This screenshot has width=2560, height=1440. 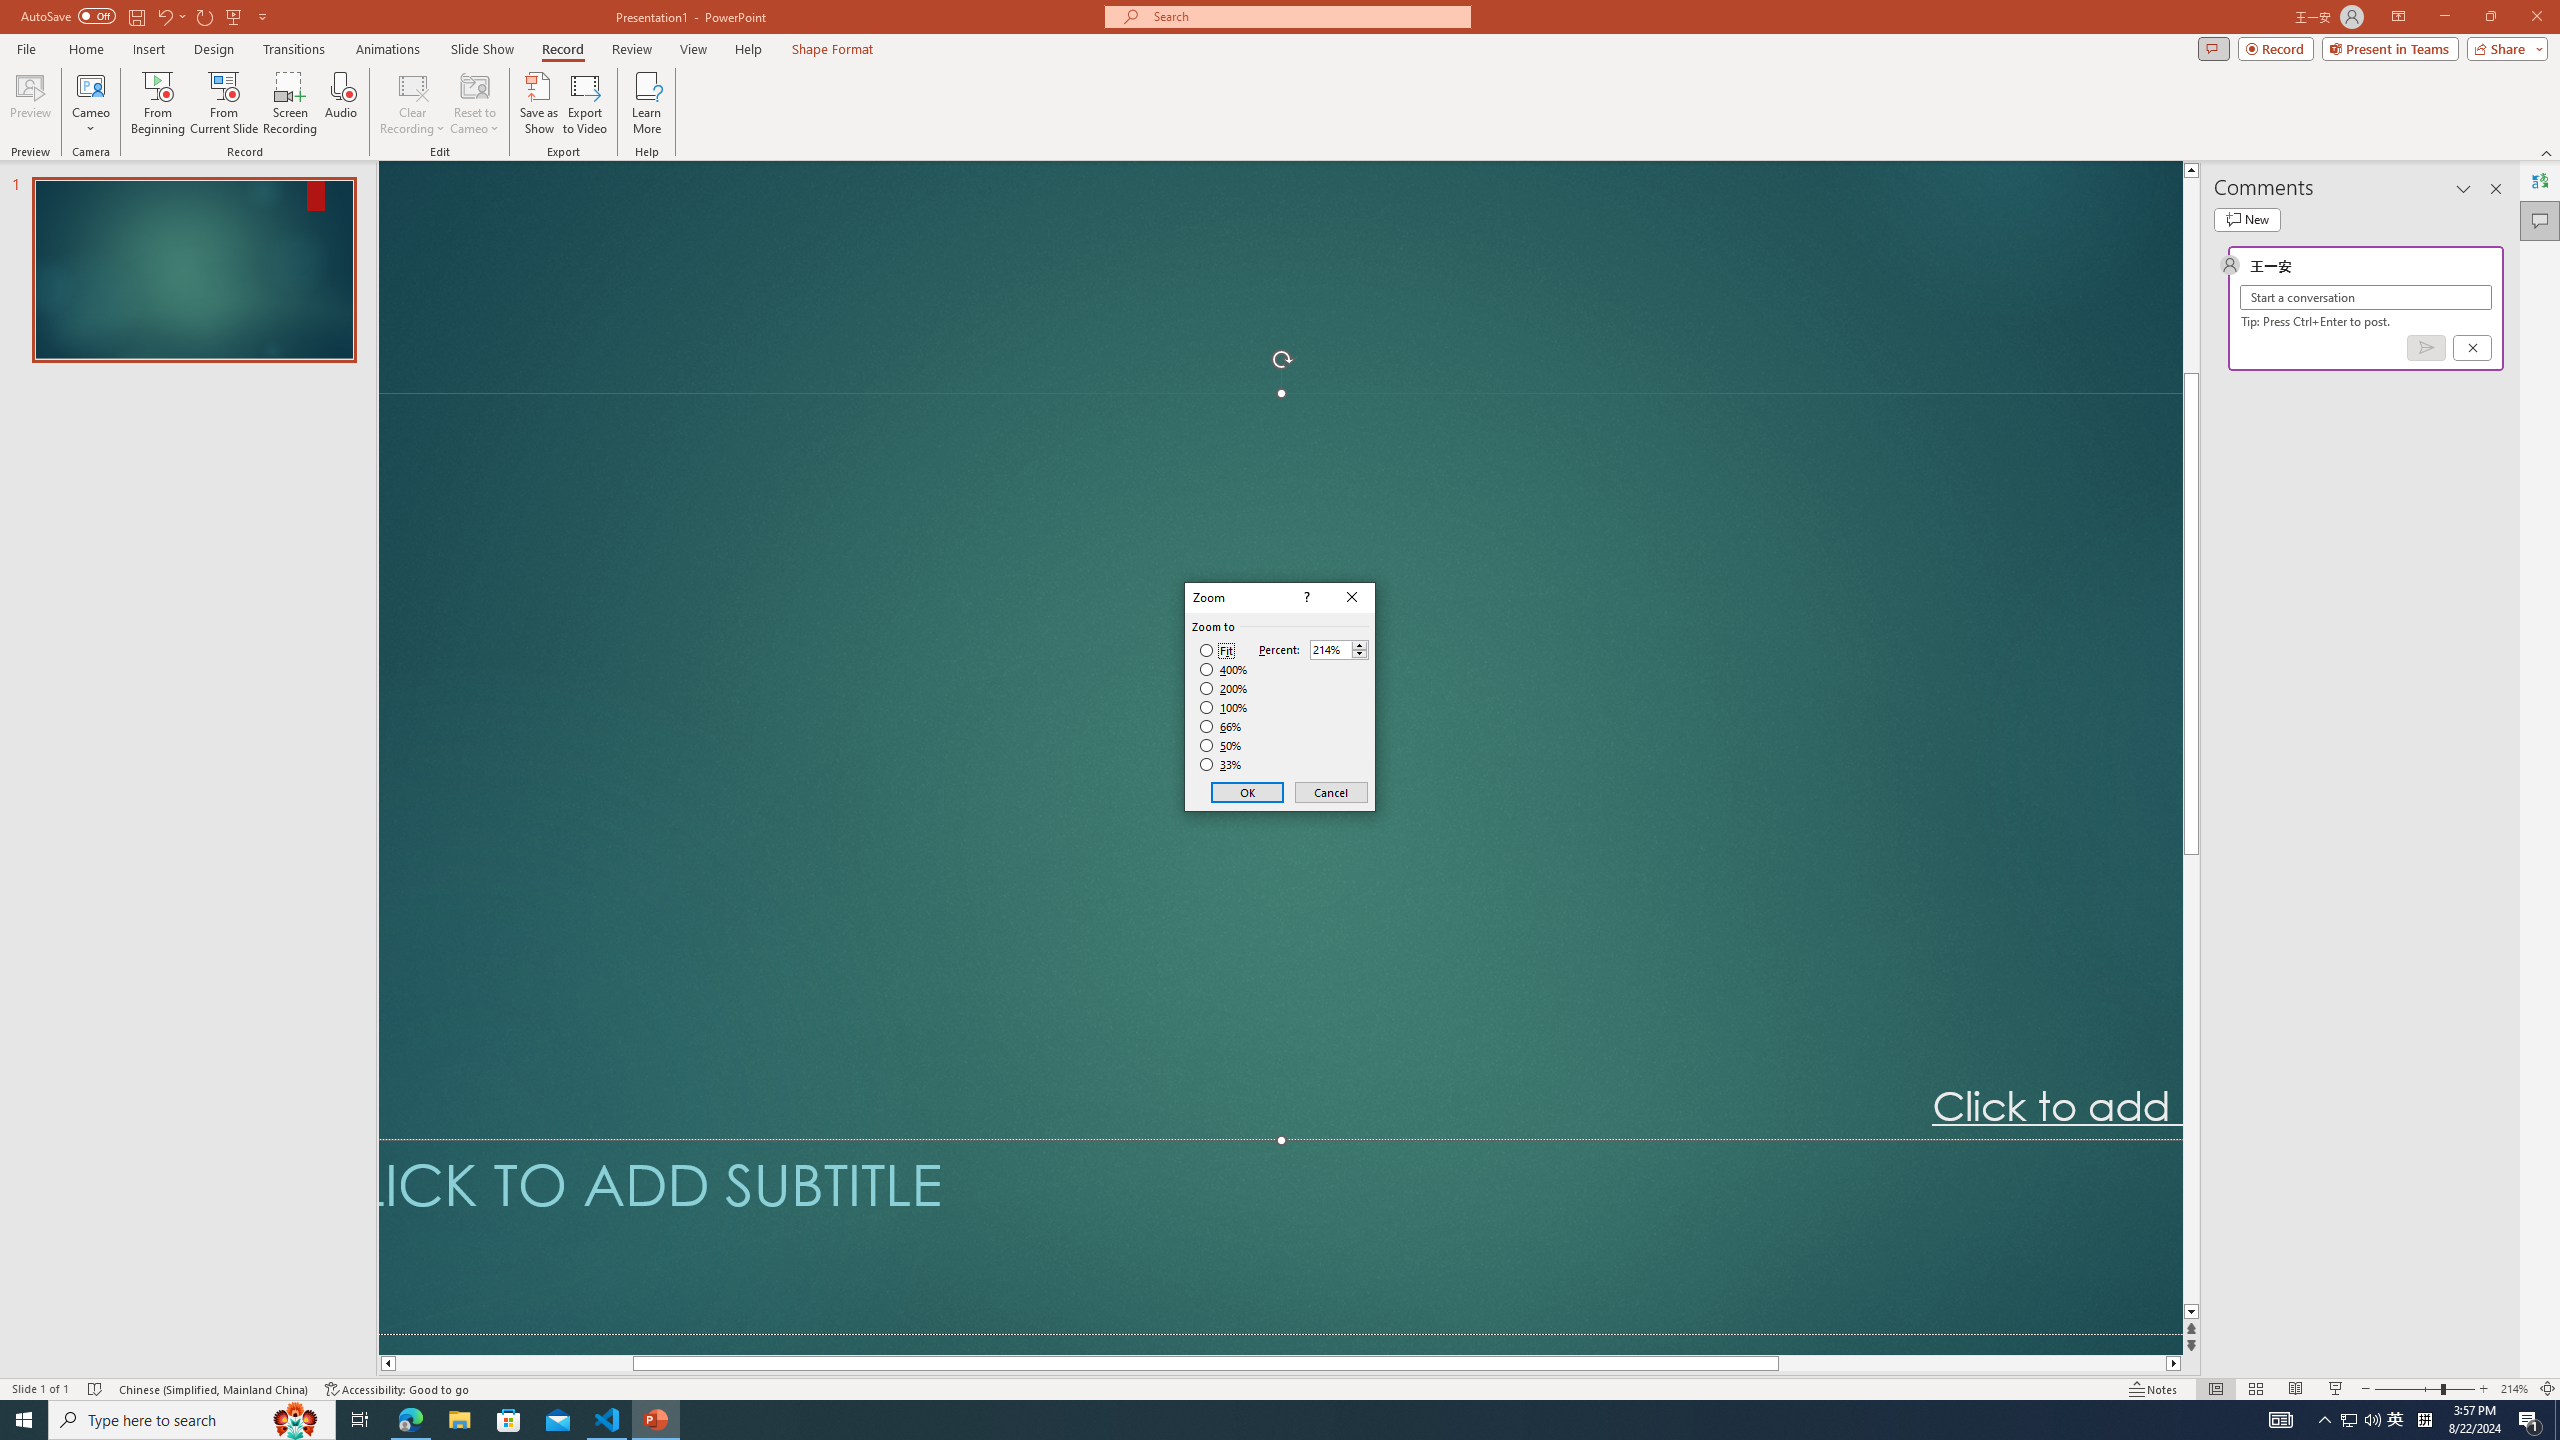 I want to click on '400%', so click(x=1223, y=670).